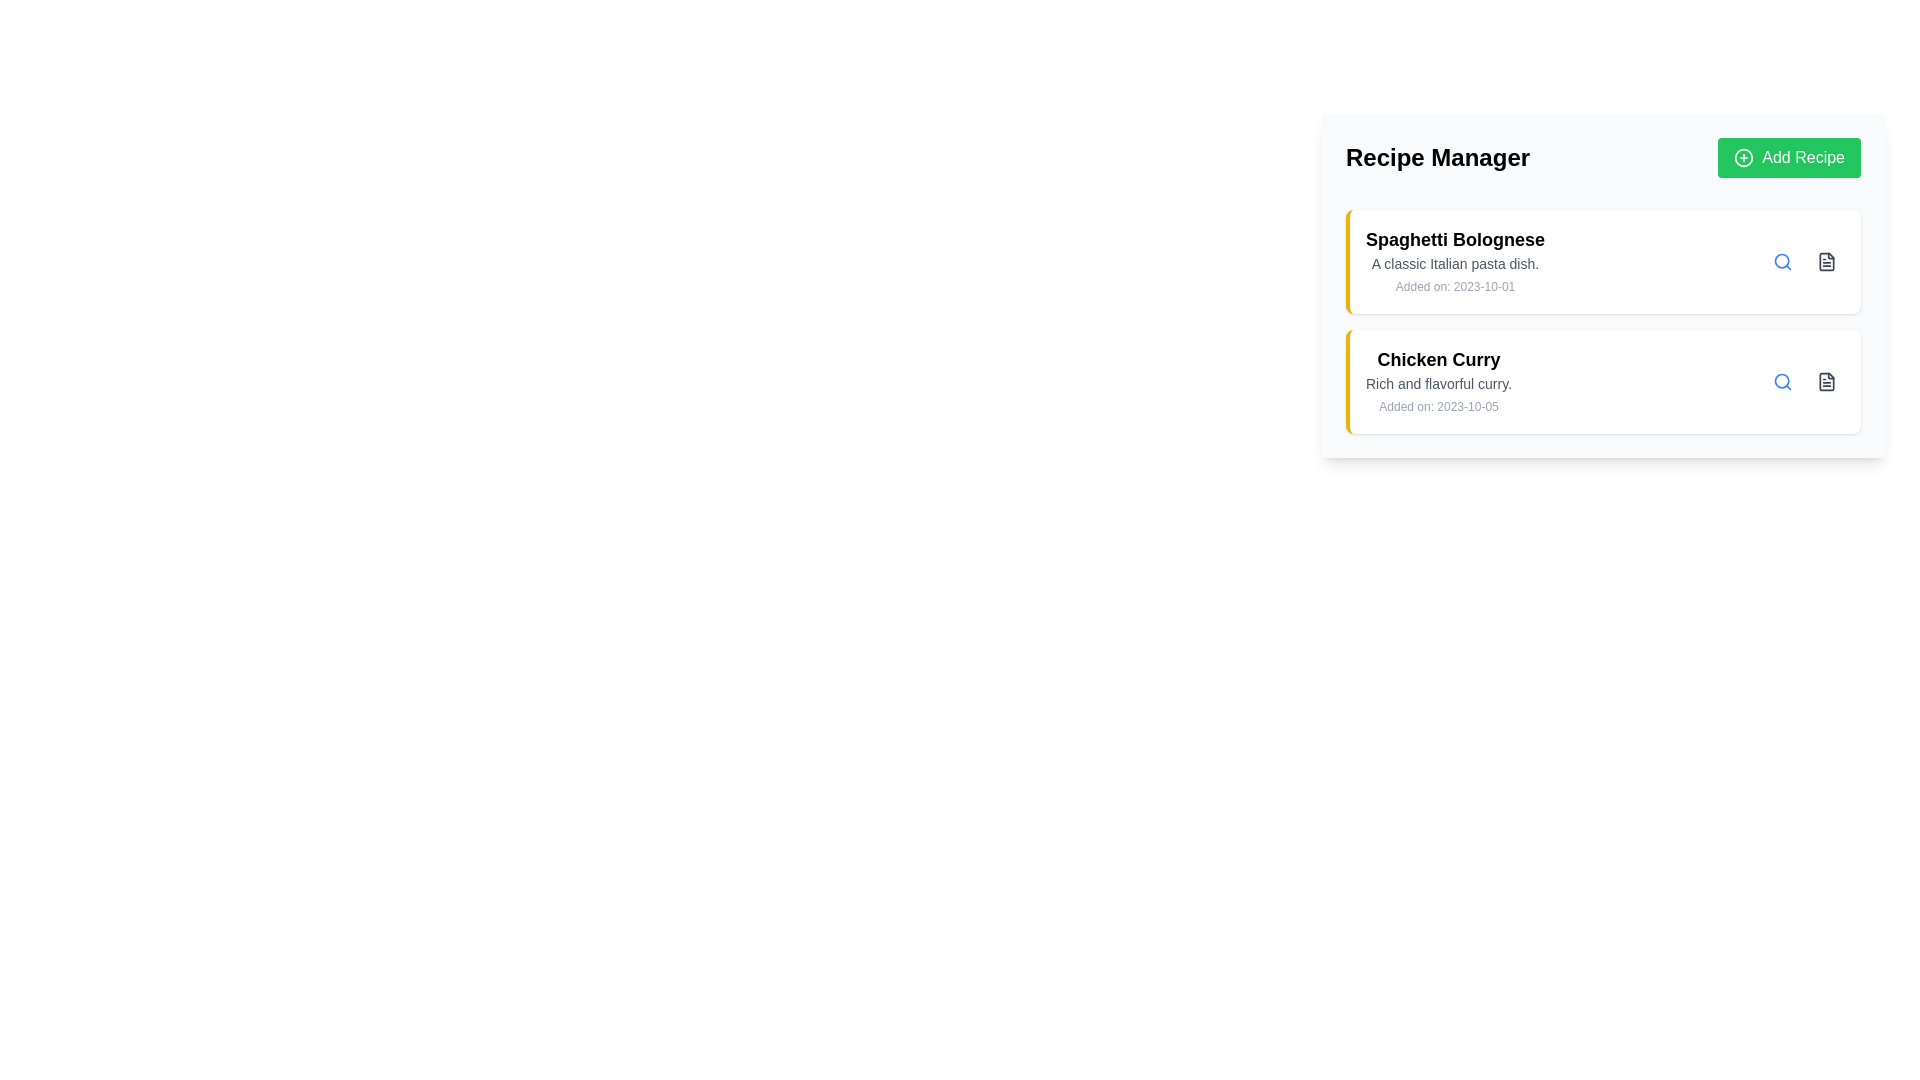 Image resolution: width=1920 pixels, height=1080 pixels. What do you see at coordinates (1455, 286) in the screenshot?
I see `the static text label that displays the metadata about when the recipe was added, located below the title 'Spaghetti Bolognese'` at bounding box center [1455, 286].